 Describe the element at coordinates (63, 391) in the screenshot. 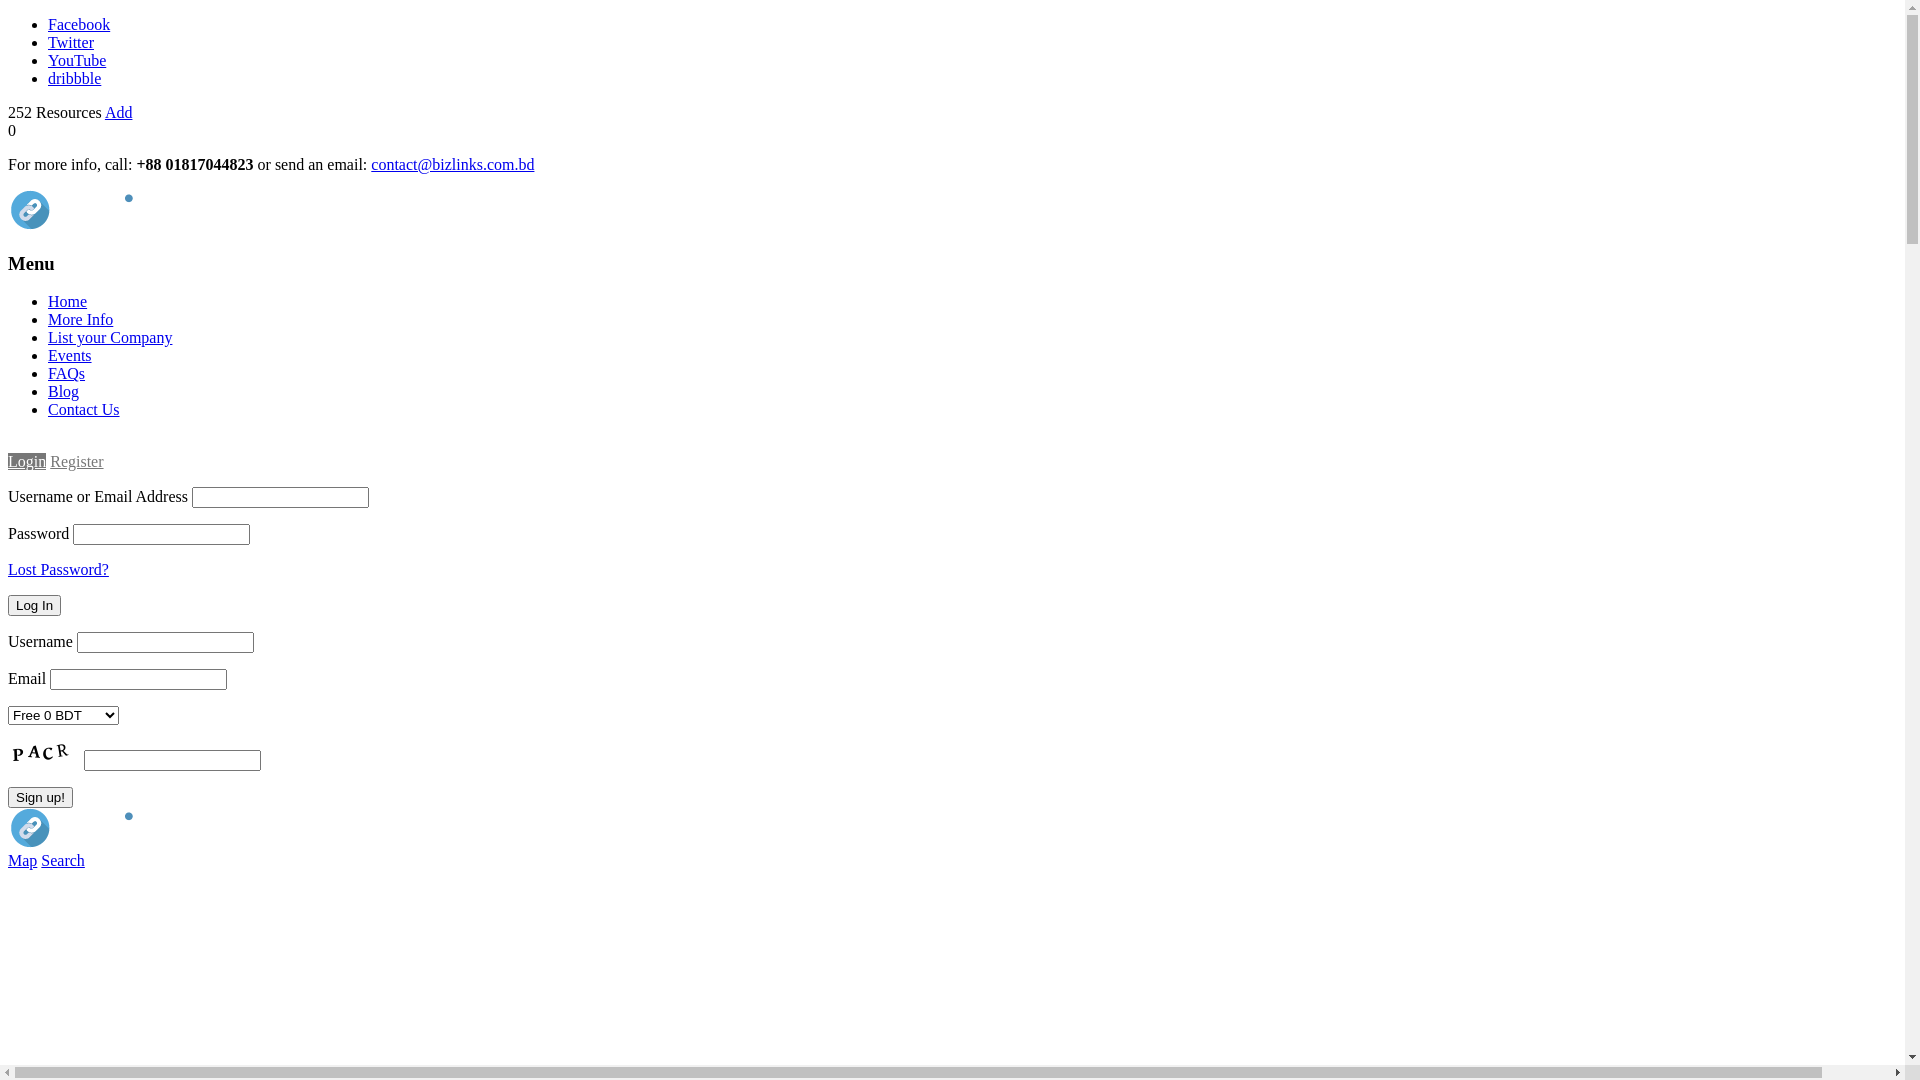

I see `'Blog'` at that location.